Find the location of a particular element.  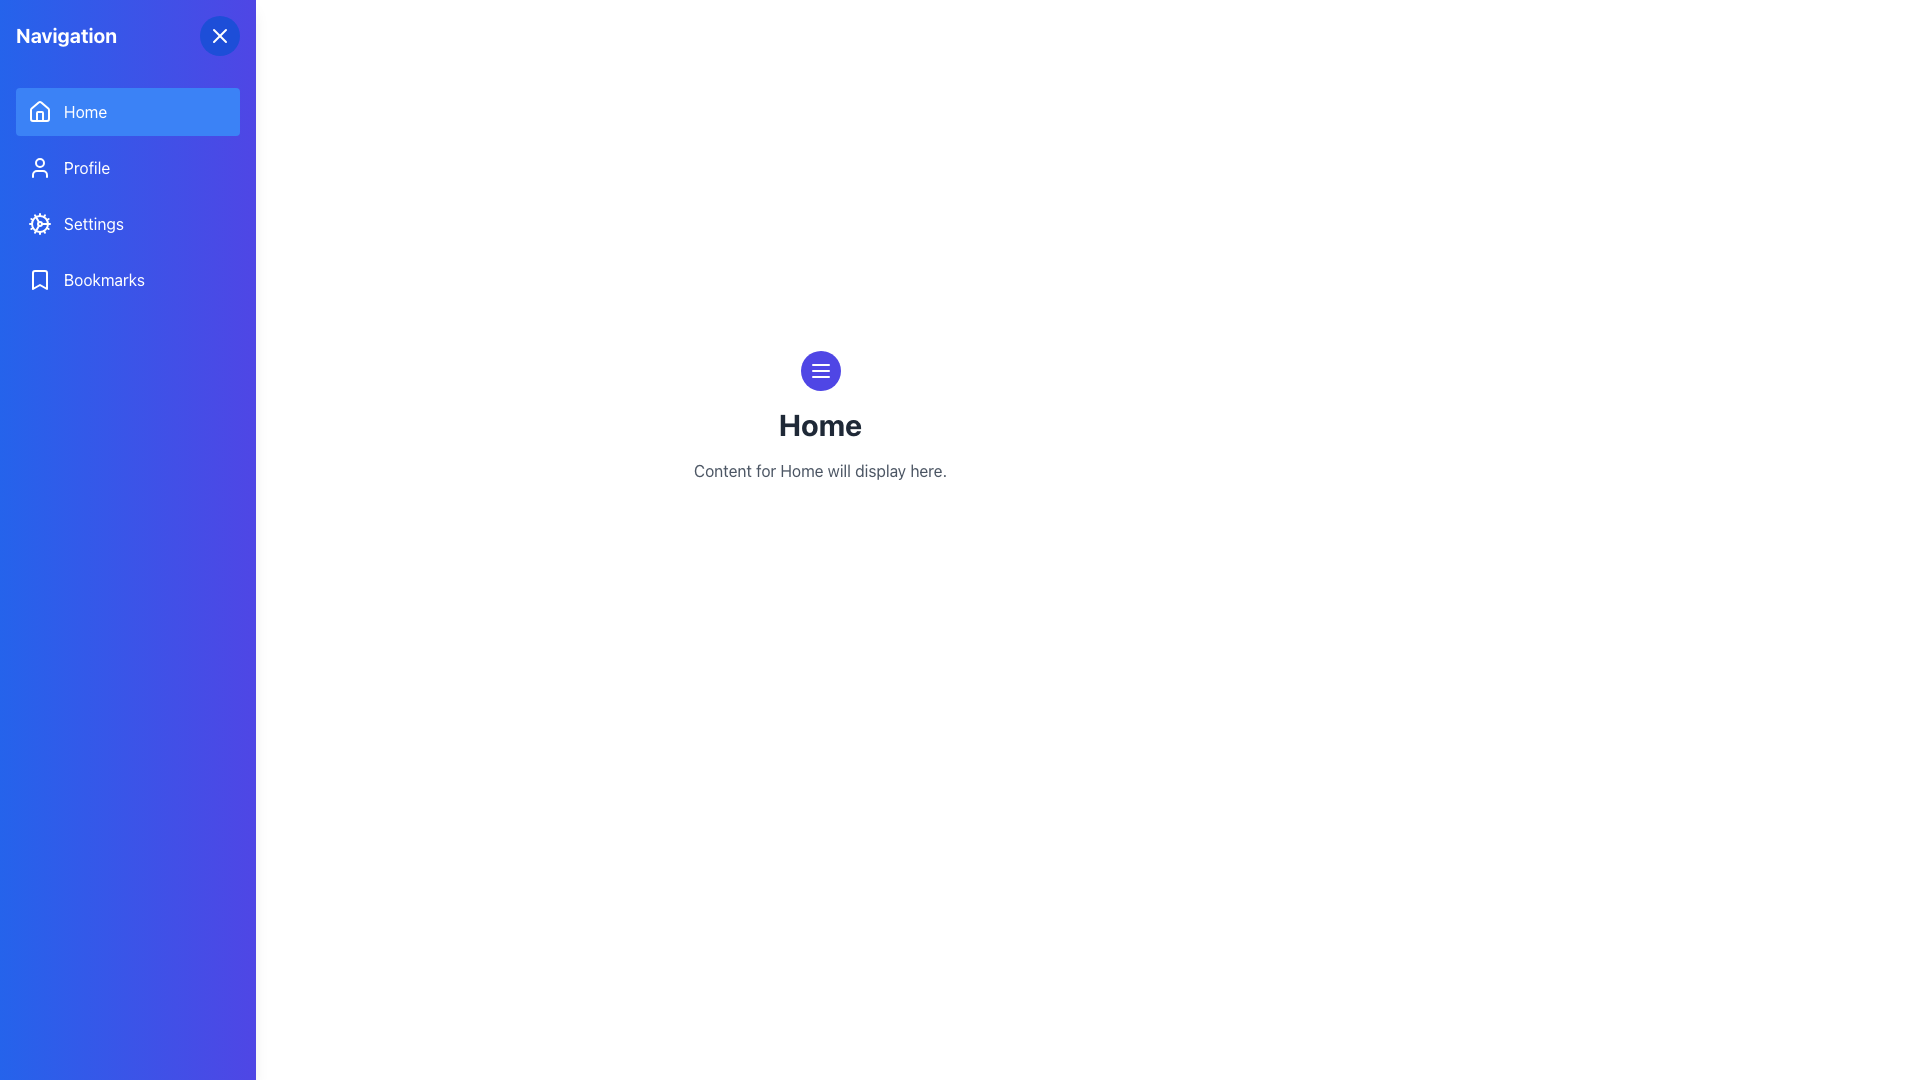

the circular button with an indigo-blue background and white menu-like pattern is located at coordinates (820, 370).